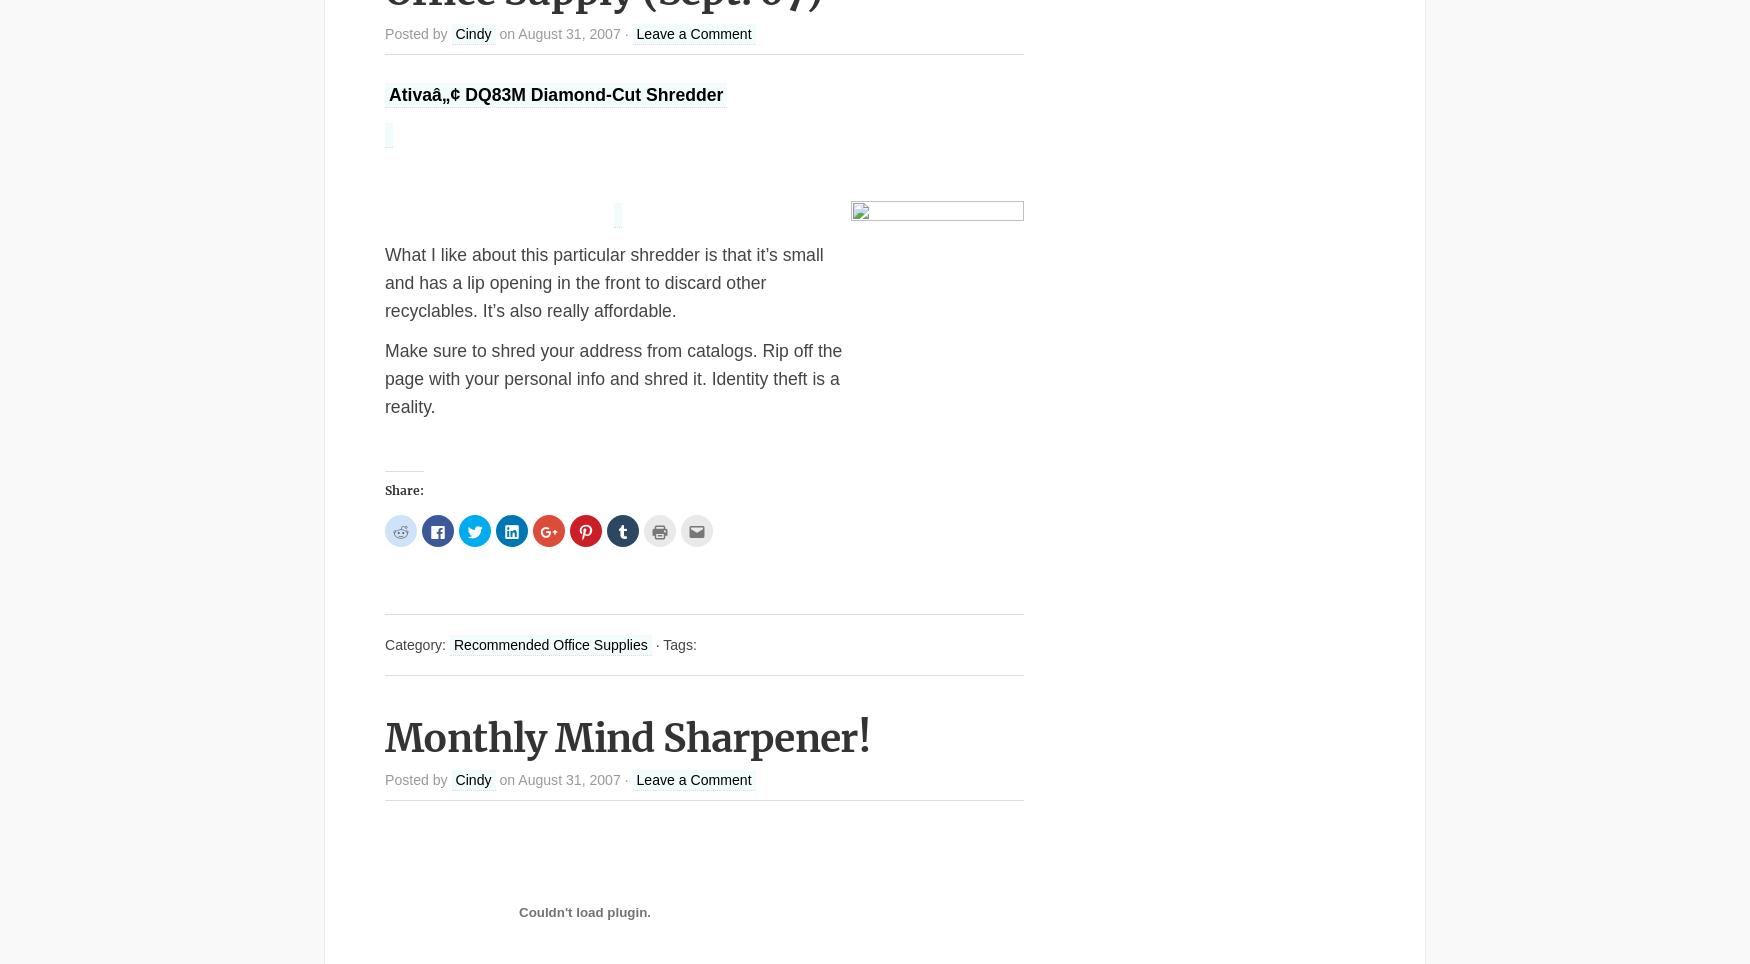  Describe the element at coordinates (384, 644) in the screenshot. I see `'Category:'` at that location.